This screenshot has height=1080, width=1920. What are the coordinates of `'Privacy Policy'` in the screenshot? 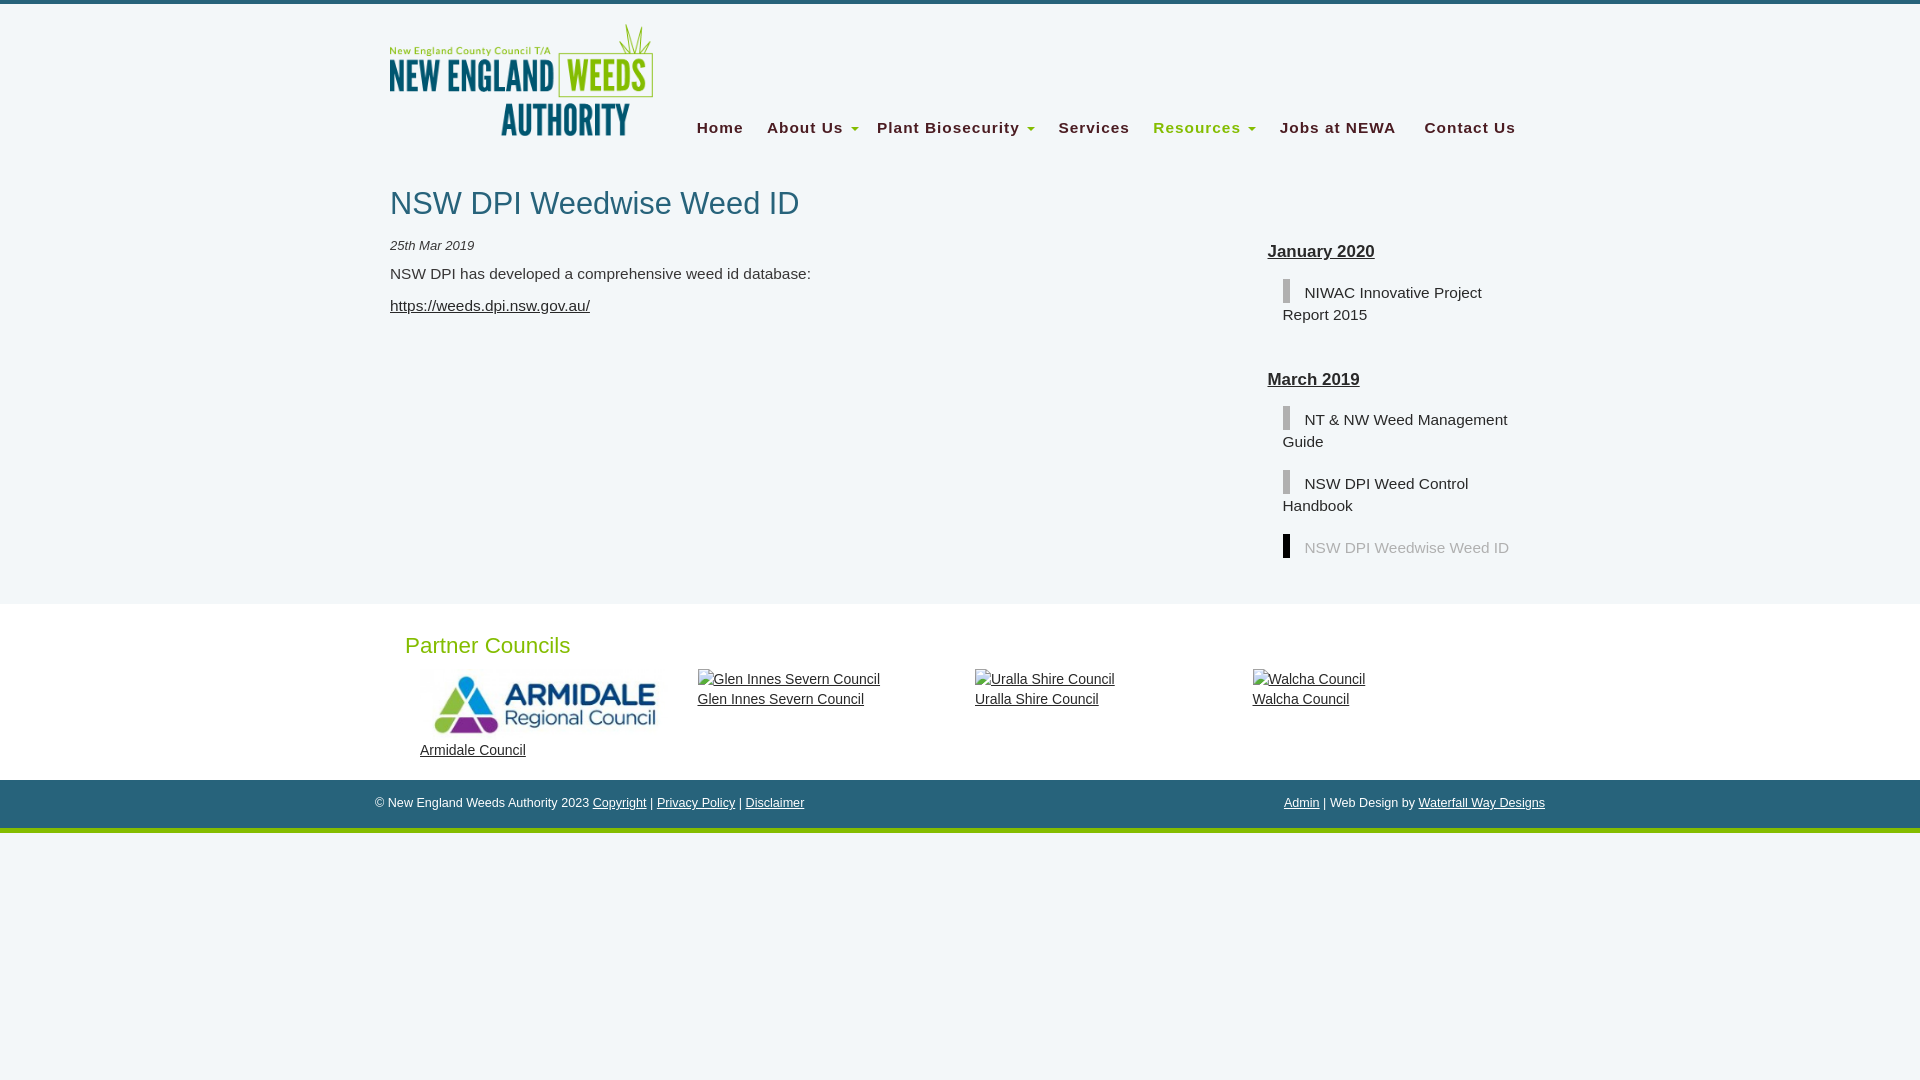 It's located at (696, 801).